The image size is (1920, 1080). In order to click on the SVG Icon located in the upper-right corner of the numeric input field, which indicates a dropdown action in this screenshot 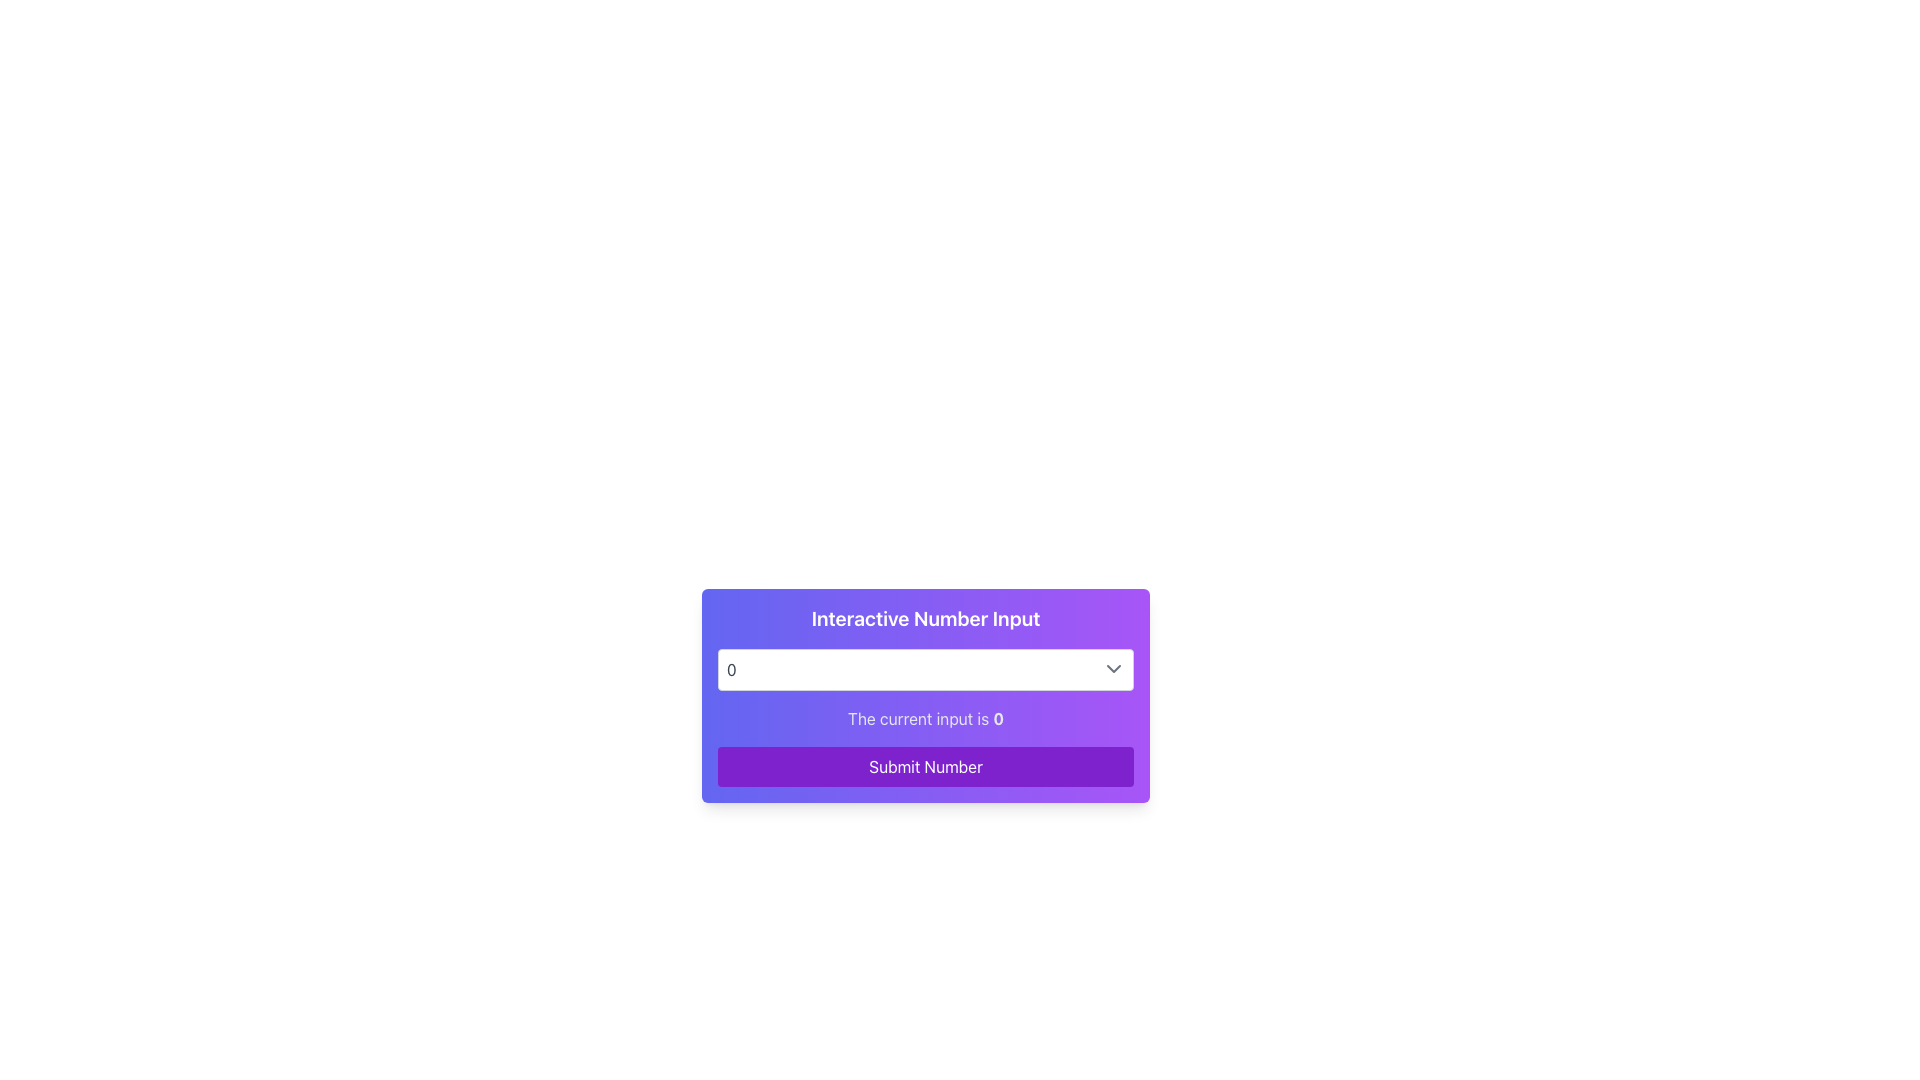, I will do `click(1112, 668)`.